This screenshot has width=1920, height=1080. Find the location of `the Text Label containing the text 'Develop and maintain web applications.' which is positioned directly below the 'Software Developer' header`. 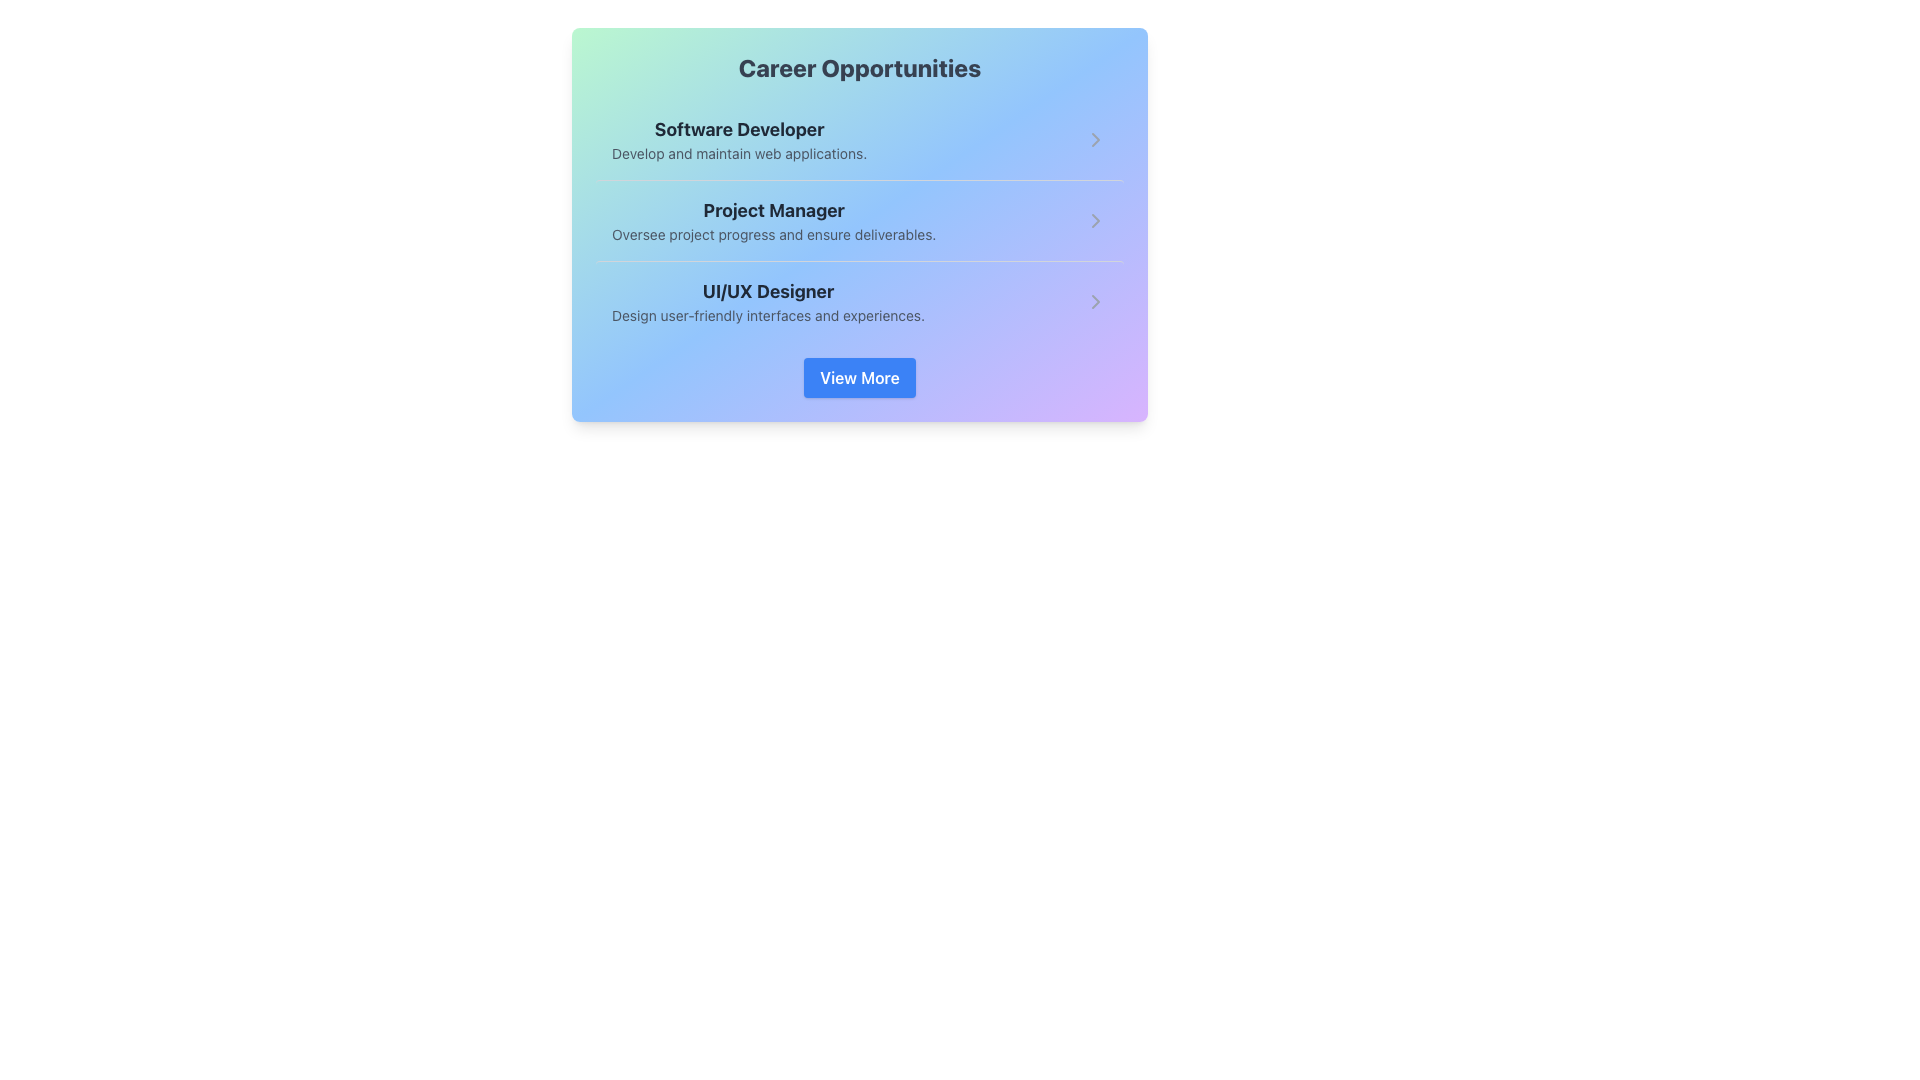

the Text Label containing the text 'Develop and maintain web applications.' which is positioned directly below the 'Software Developer' header is located at coordinates (738, 153).